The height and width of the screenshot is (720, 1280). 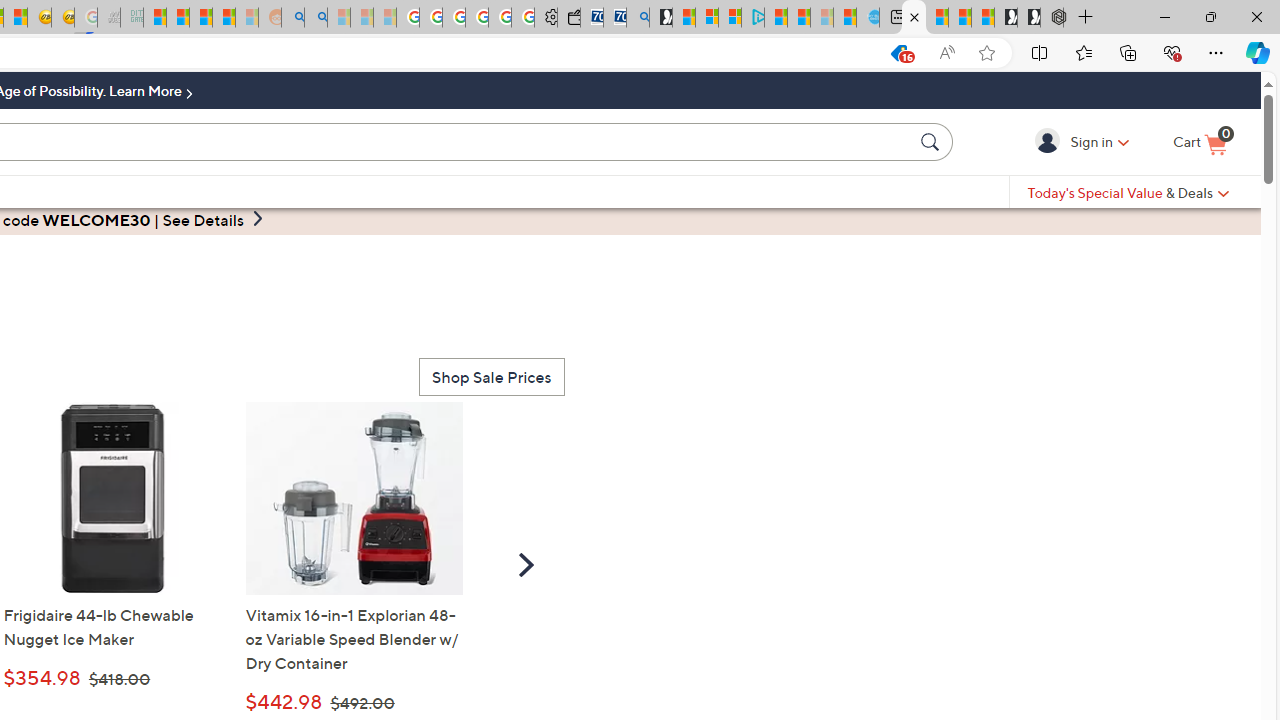 I want to click on 'This site has coupons! Shopping in Microsoft Edge, 16', so click(x=897, y=52).